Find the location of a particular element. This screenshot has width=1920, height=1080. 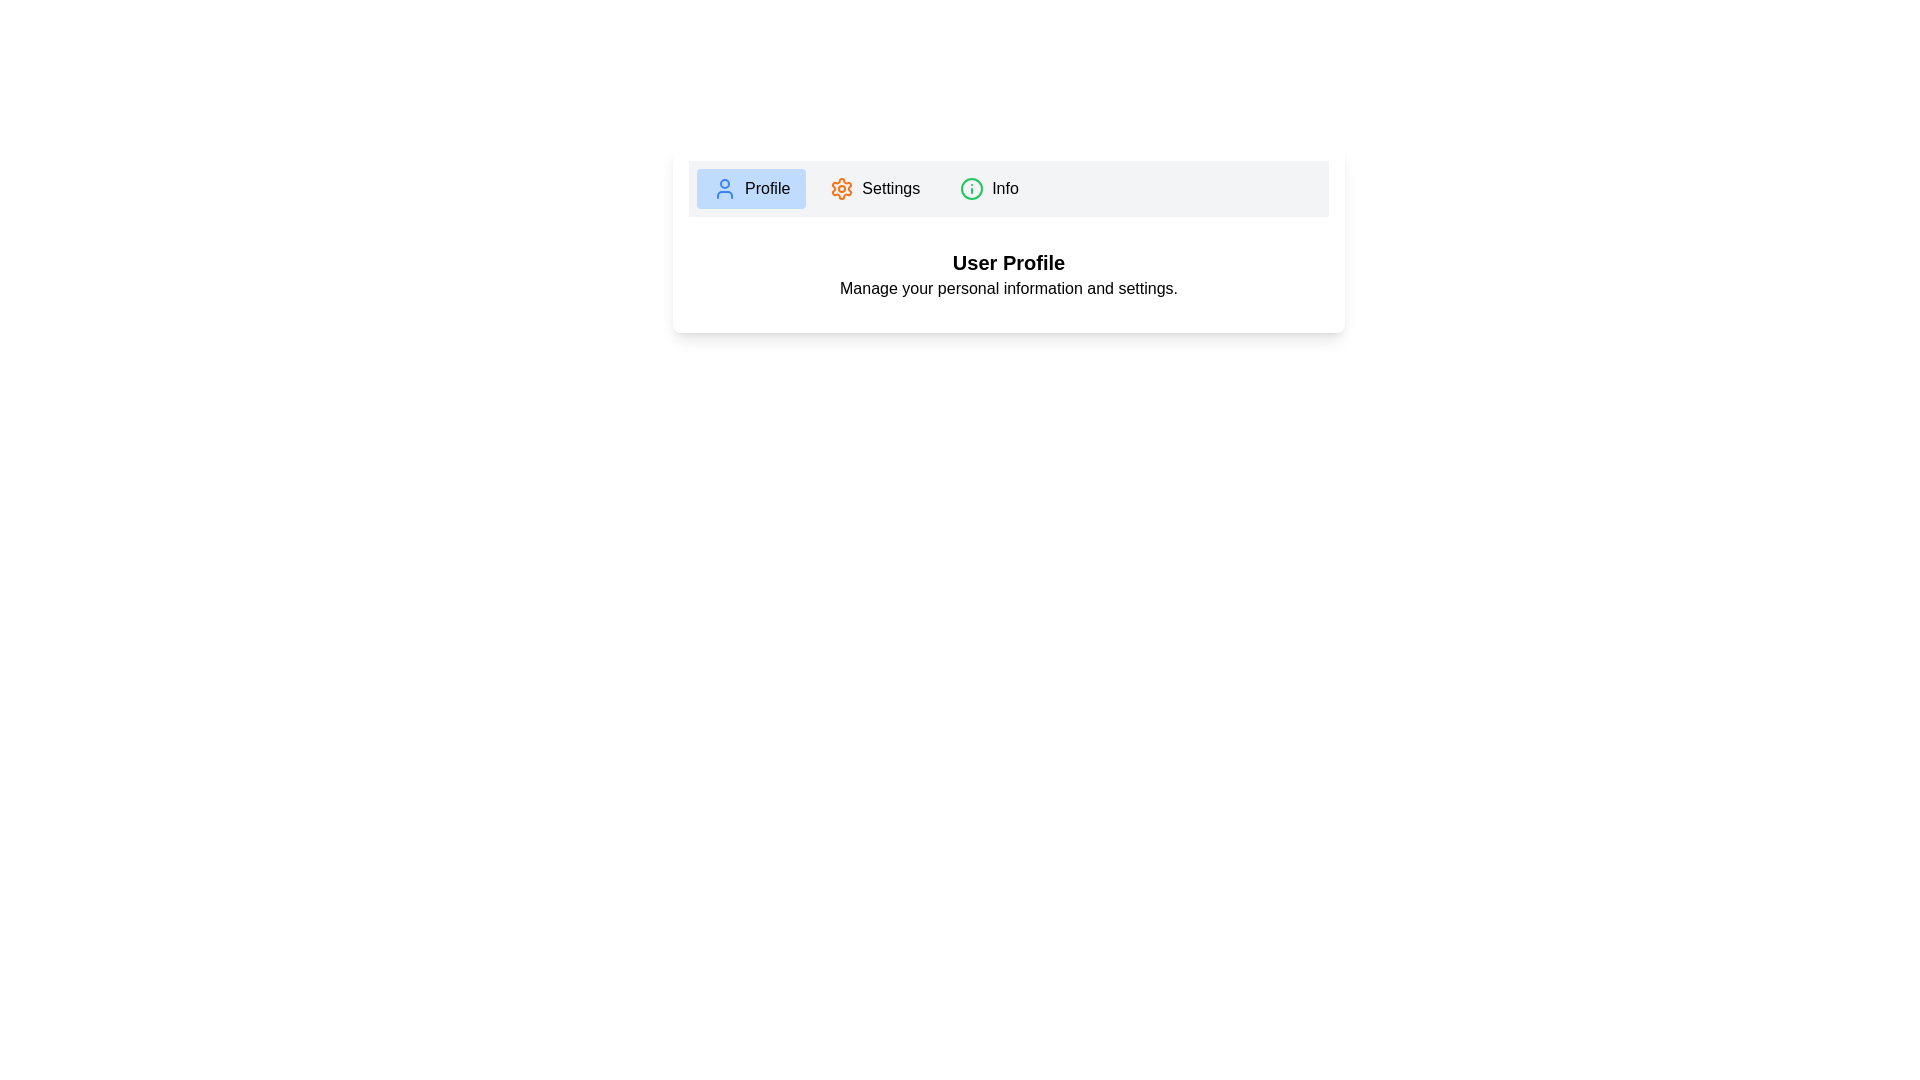

the tab 'Info' to view its content is located at coordinates (988, 189).